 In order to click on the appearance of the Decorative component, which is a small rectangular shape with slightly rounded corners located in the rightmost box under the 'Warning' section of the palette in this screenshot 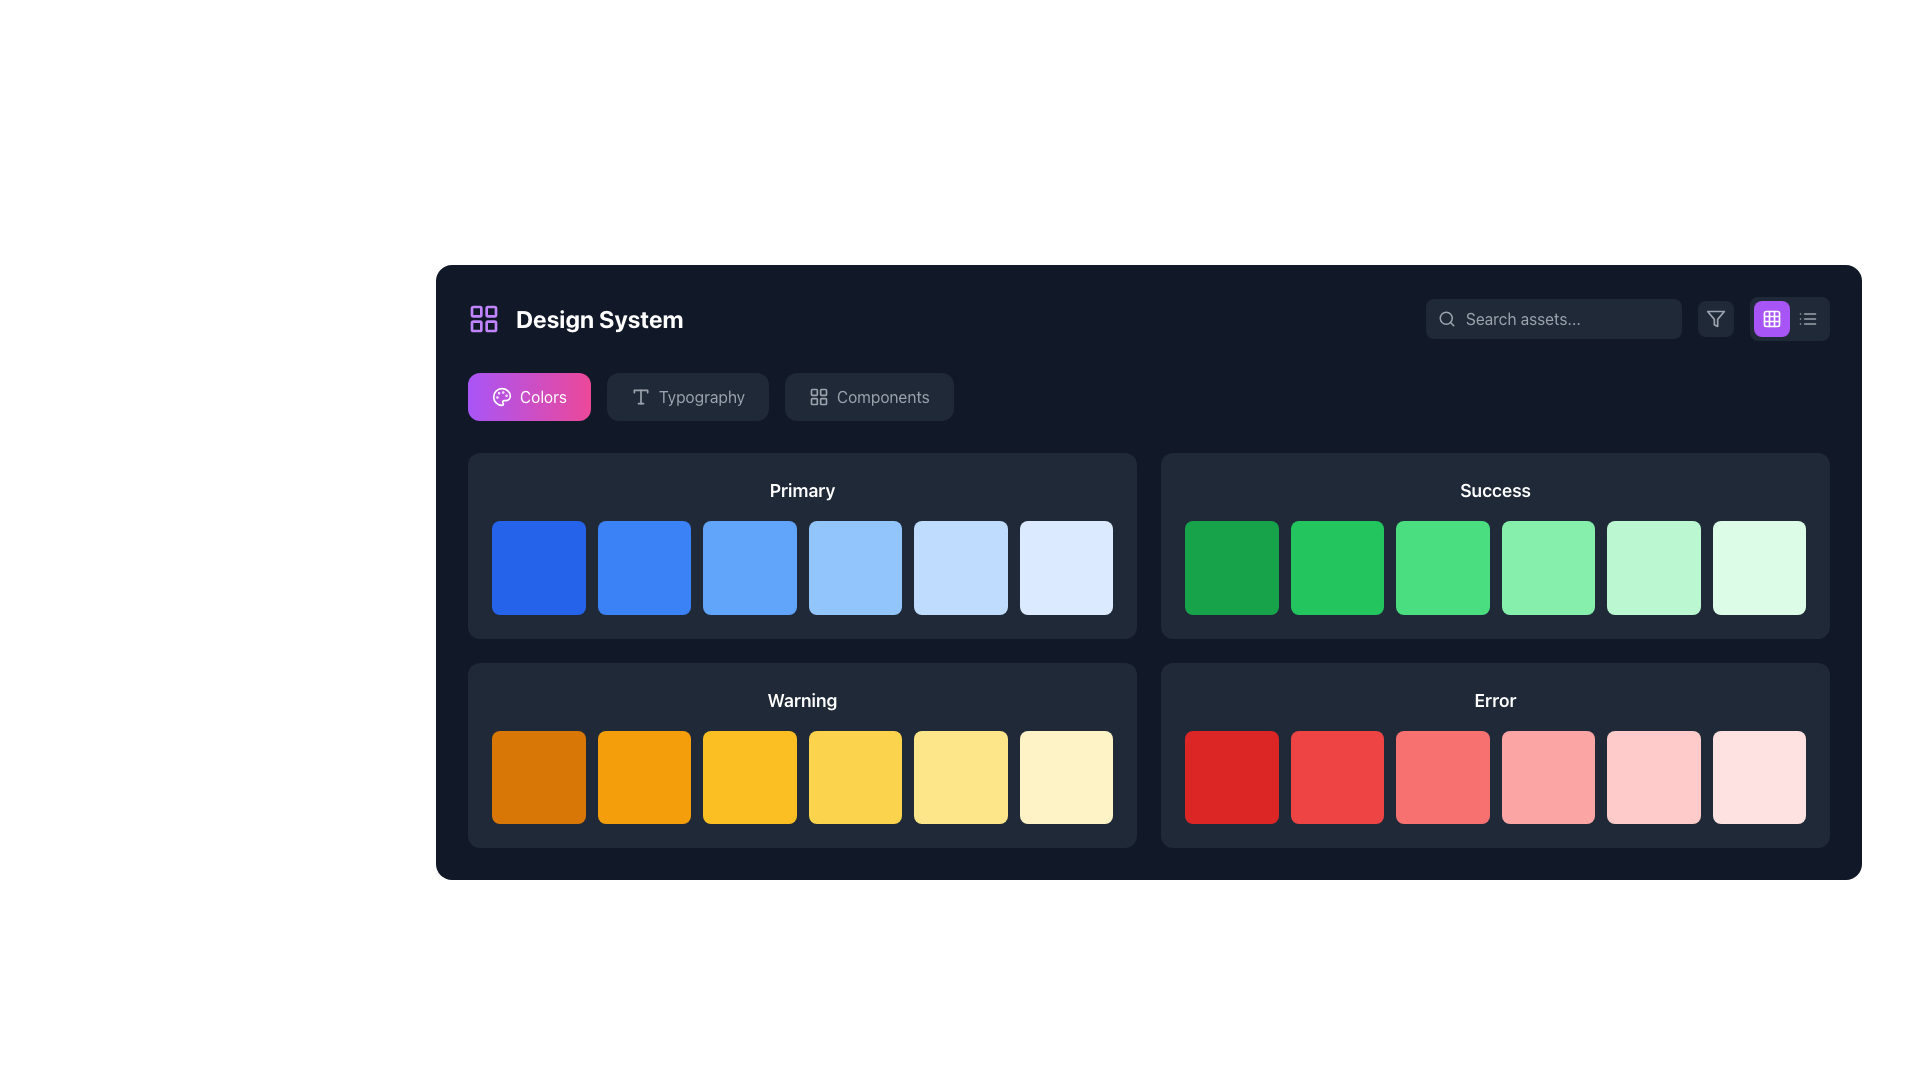, I will do `click(1067, 778)`.